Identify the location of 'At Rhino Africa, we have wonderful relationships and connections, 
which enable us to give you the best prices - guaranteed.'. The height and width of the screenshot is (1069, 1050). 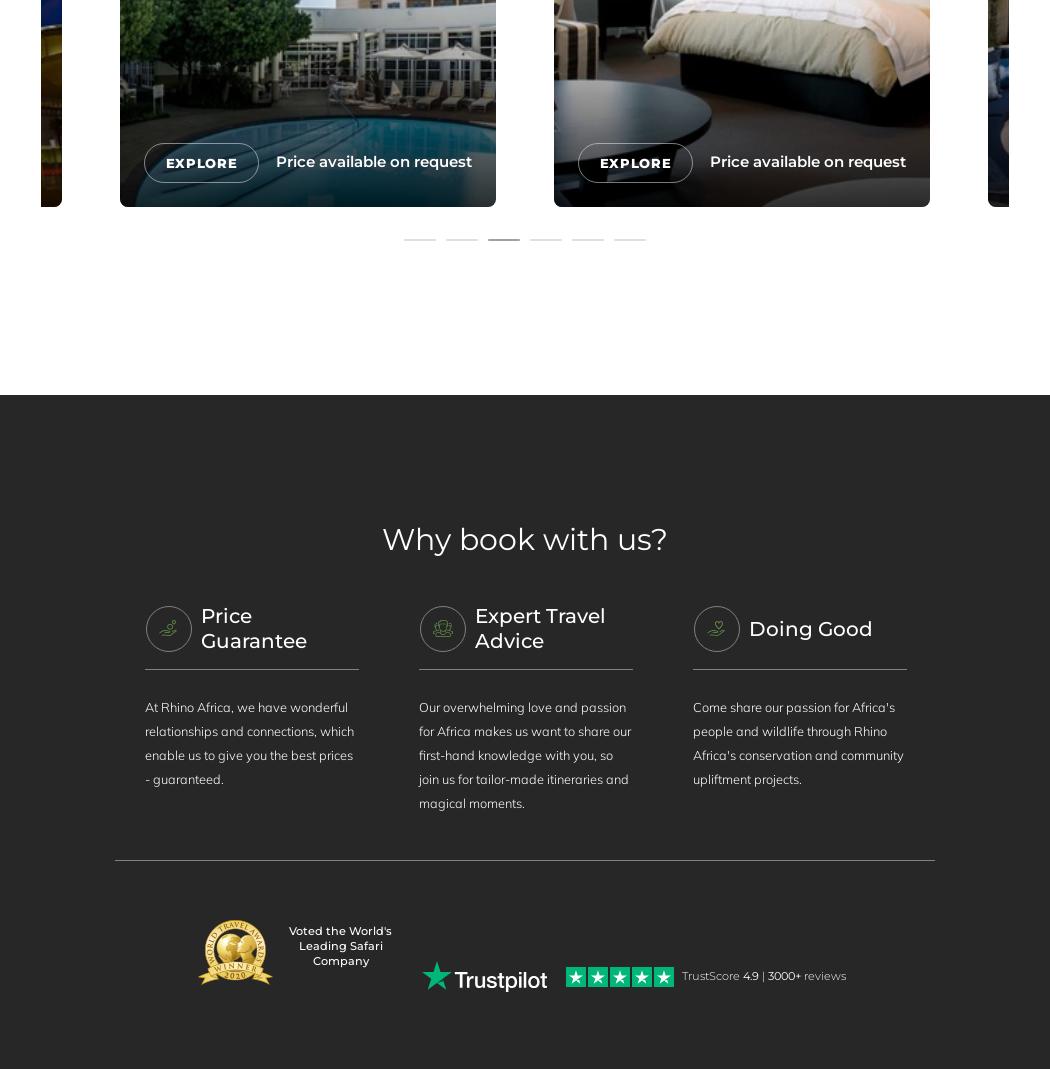
(248, 741).